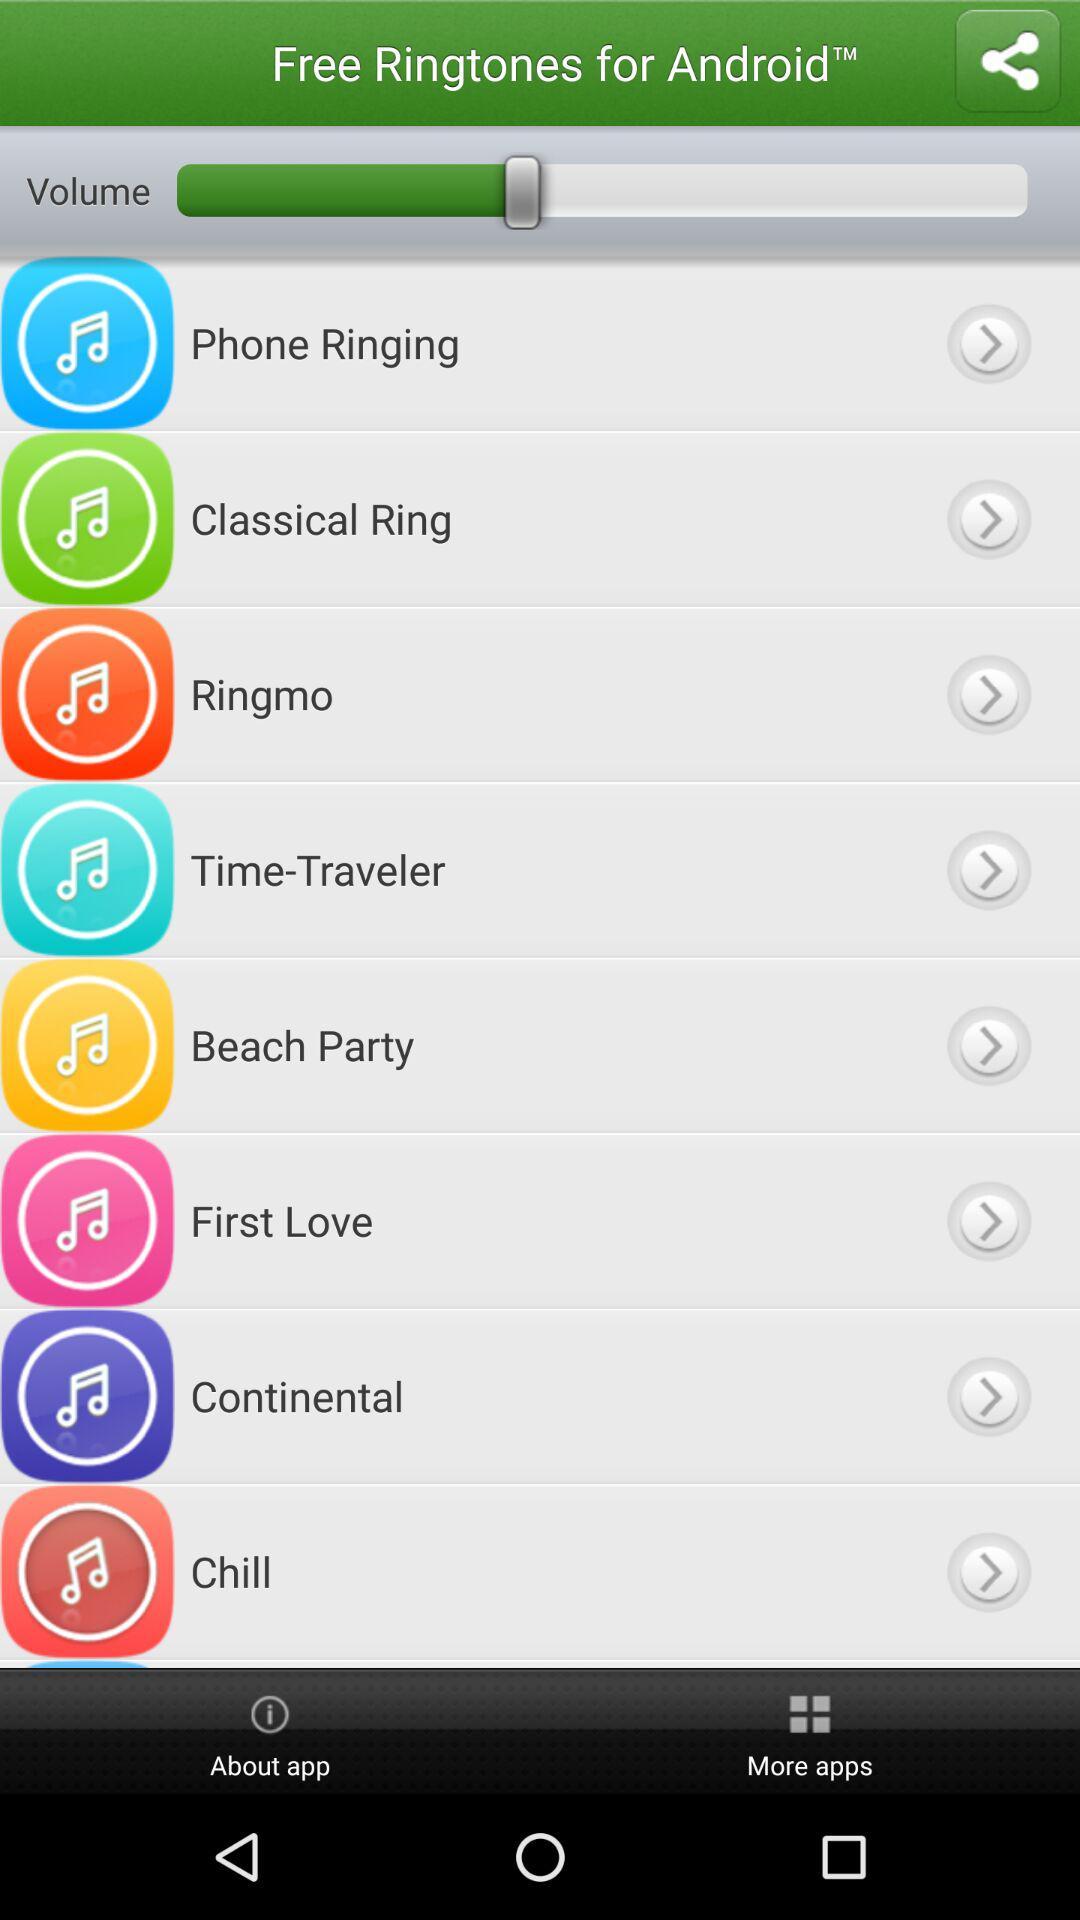  What do you see at coordinates (987, 343) in the screenshot?
I see `open additional settings/options` at bounding box center [987, 343].